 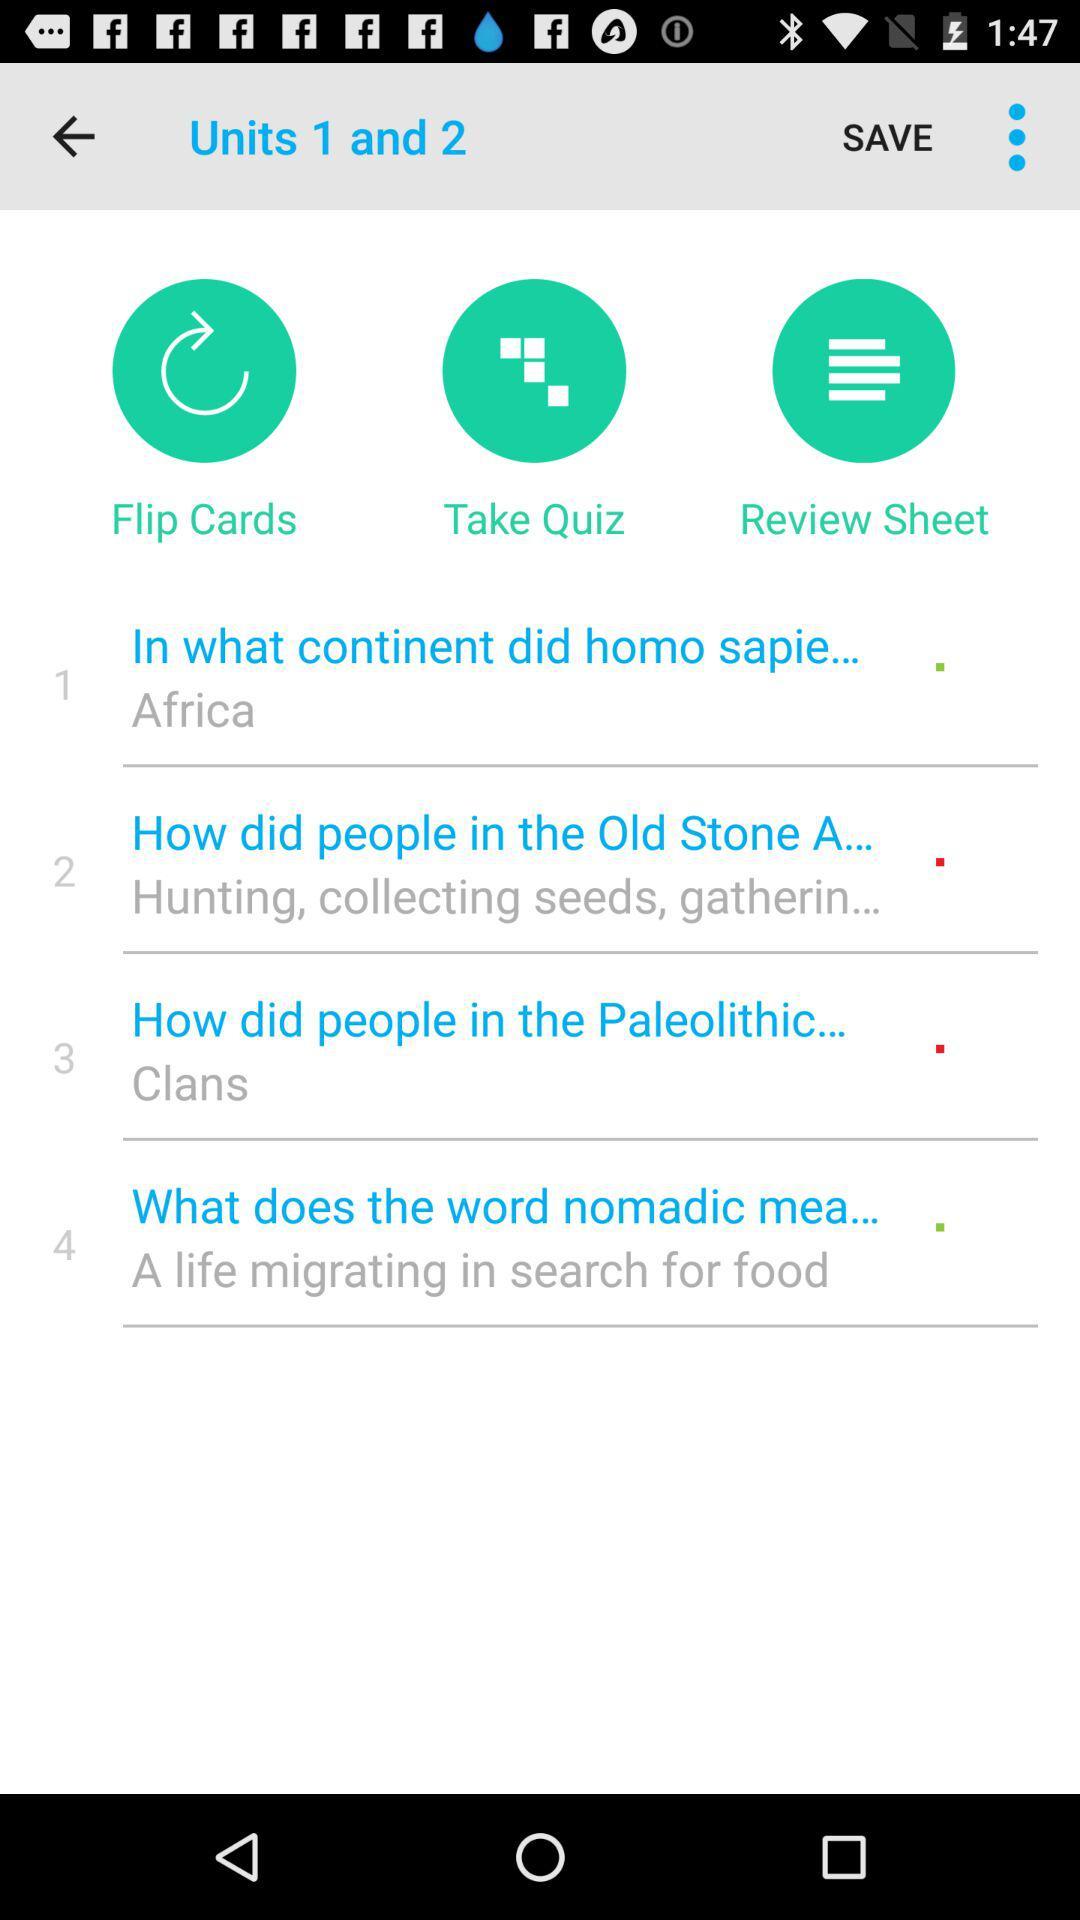 I want to click on the item above the in what continent item, so click(x=863, y=517).